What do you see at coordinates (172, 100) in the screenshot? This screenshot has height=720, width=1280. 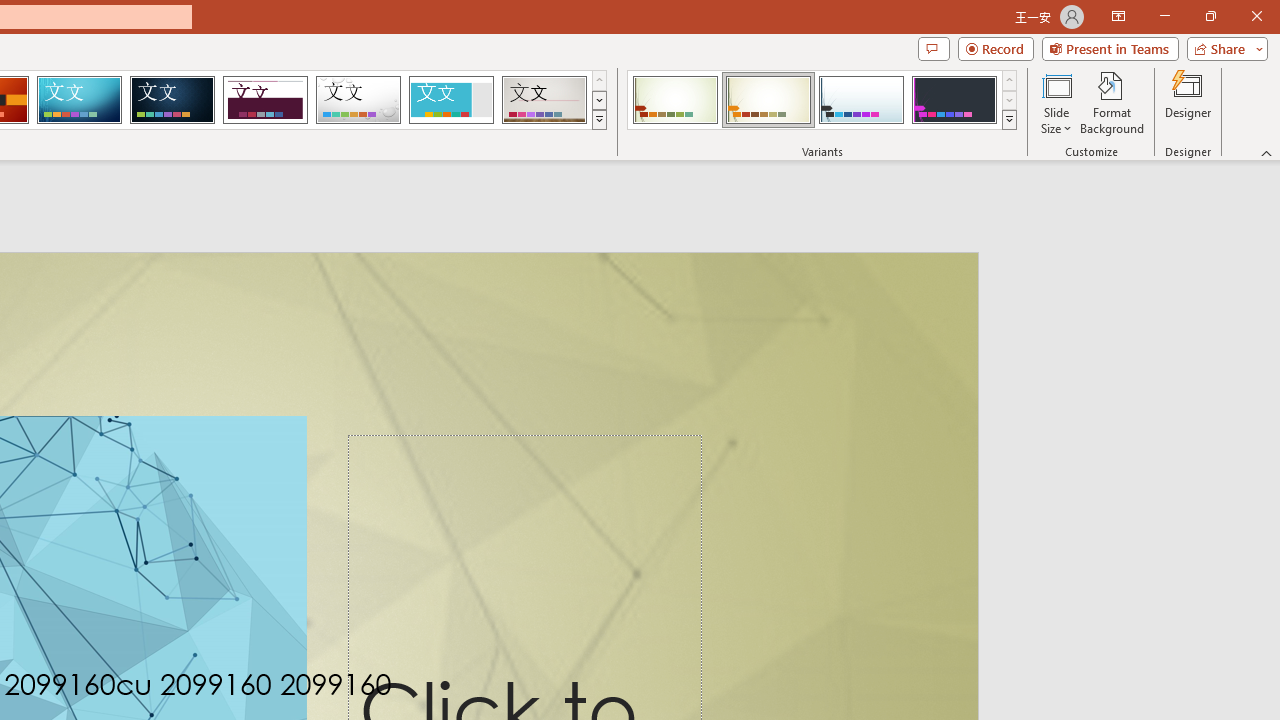 I see `'Damask Loading Preview...'` at bounding box center [172, 100].